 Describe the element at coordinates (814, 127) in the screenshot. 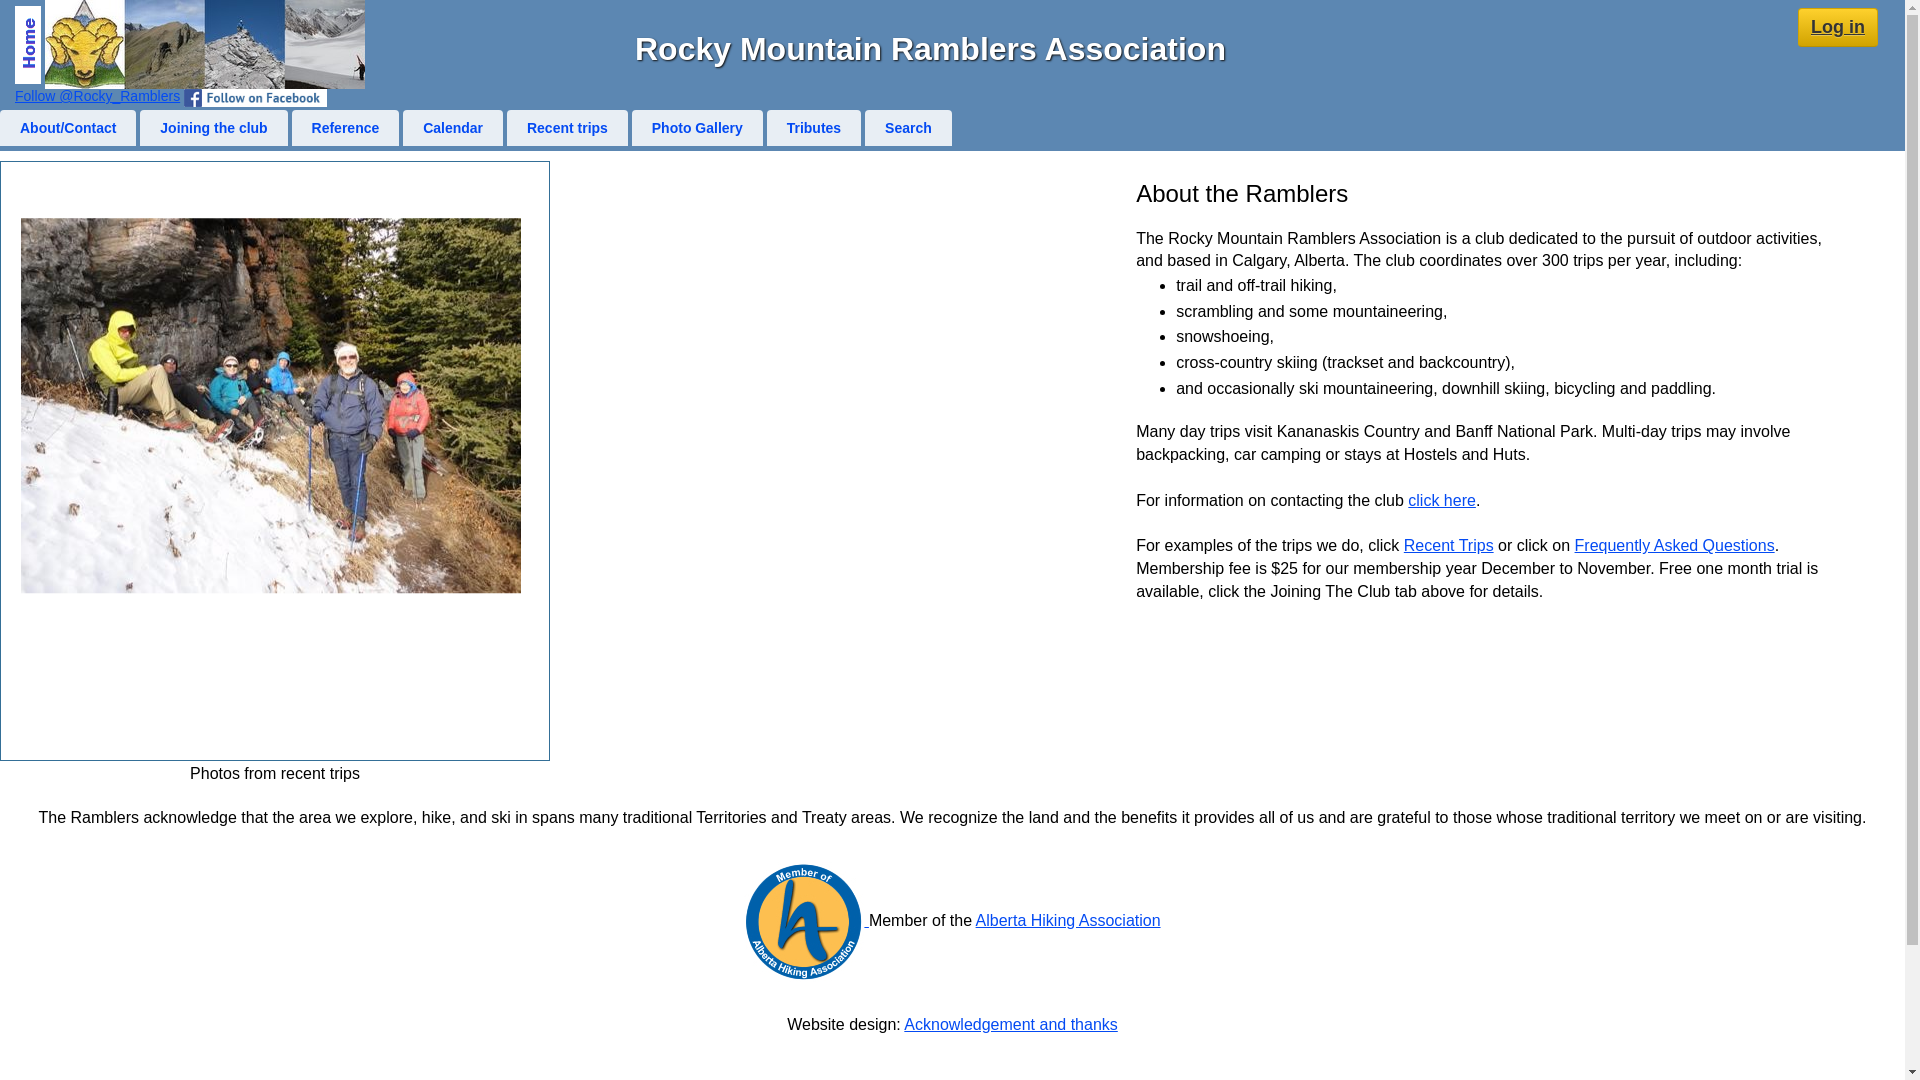

I see `'Tributes'` at that location.